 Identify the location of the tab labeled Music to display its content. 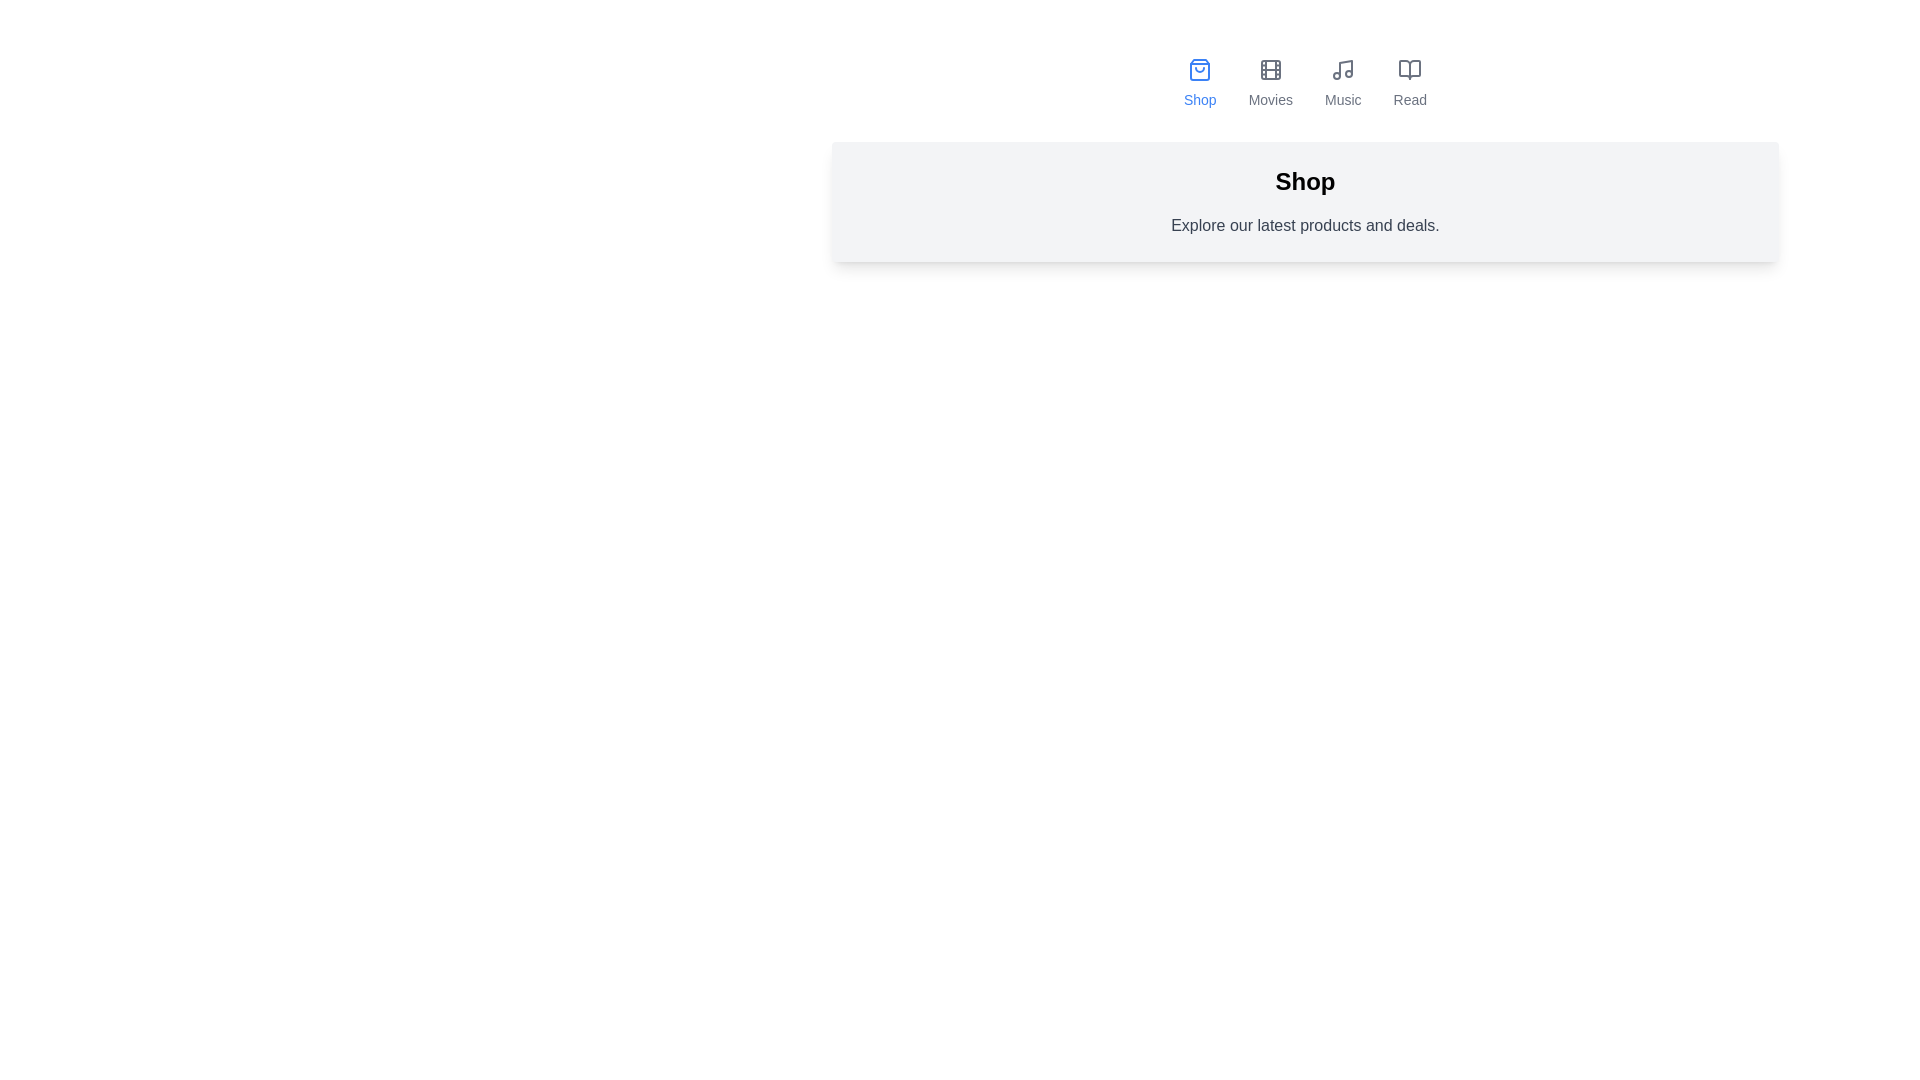
(1343, 83).